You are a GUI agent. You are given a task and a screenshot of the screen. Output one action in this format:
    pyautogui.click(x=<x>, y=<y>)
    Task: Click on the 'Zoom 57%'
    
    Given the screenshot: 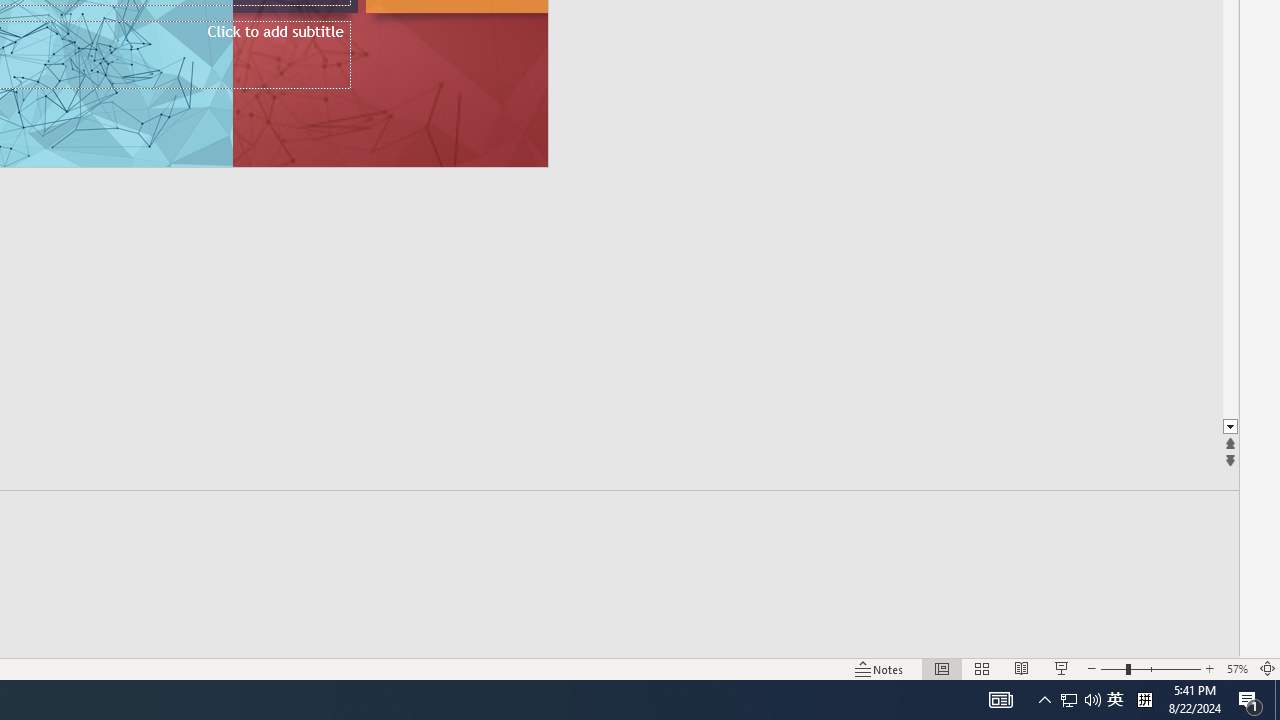 What is the action you would take?
    pyautogui.click(x=1236, y=669)
    